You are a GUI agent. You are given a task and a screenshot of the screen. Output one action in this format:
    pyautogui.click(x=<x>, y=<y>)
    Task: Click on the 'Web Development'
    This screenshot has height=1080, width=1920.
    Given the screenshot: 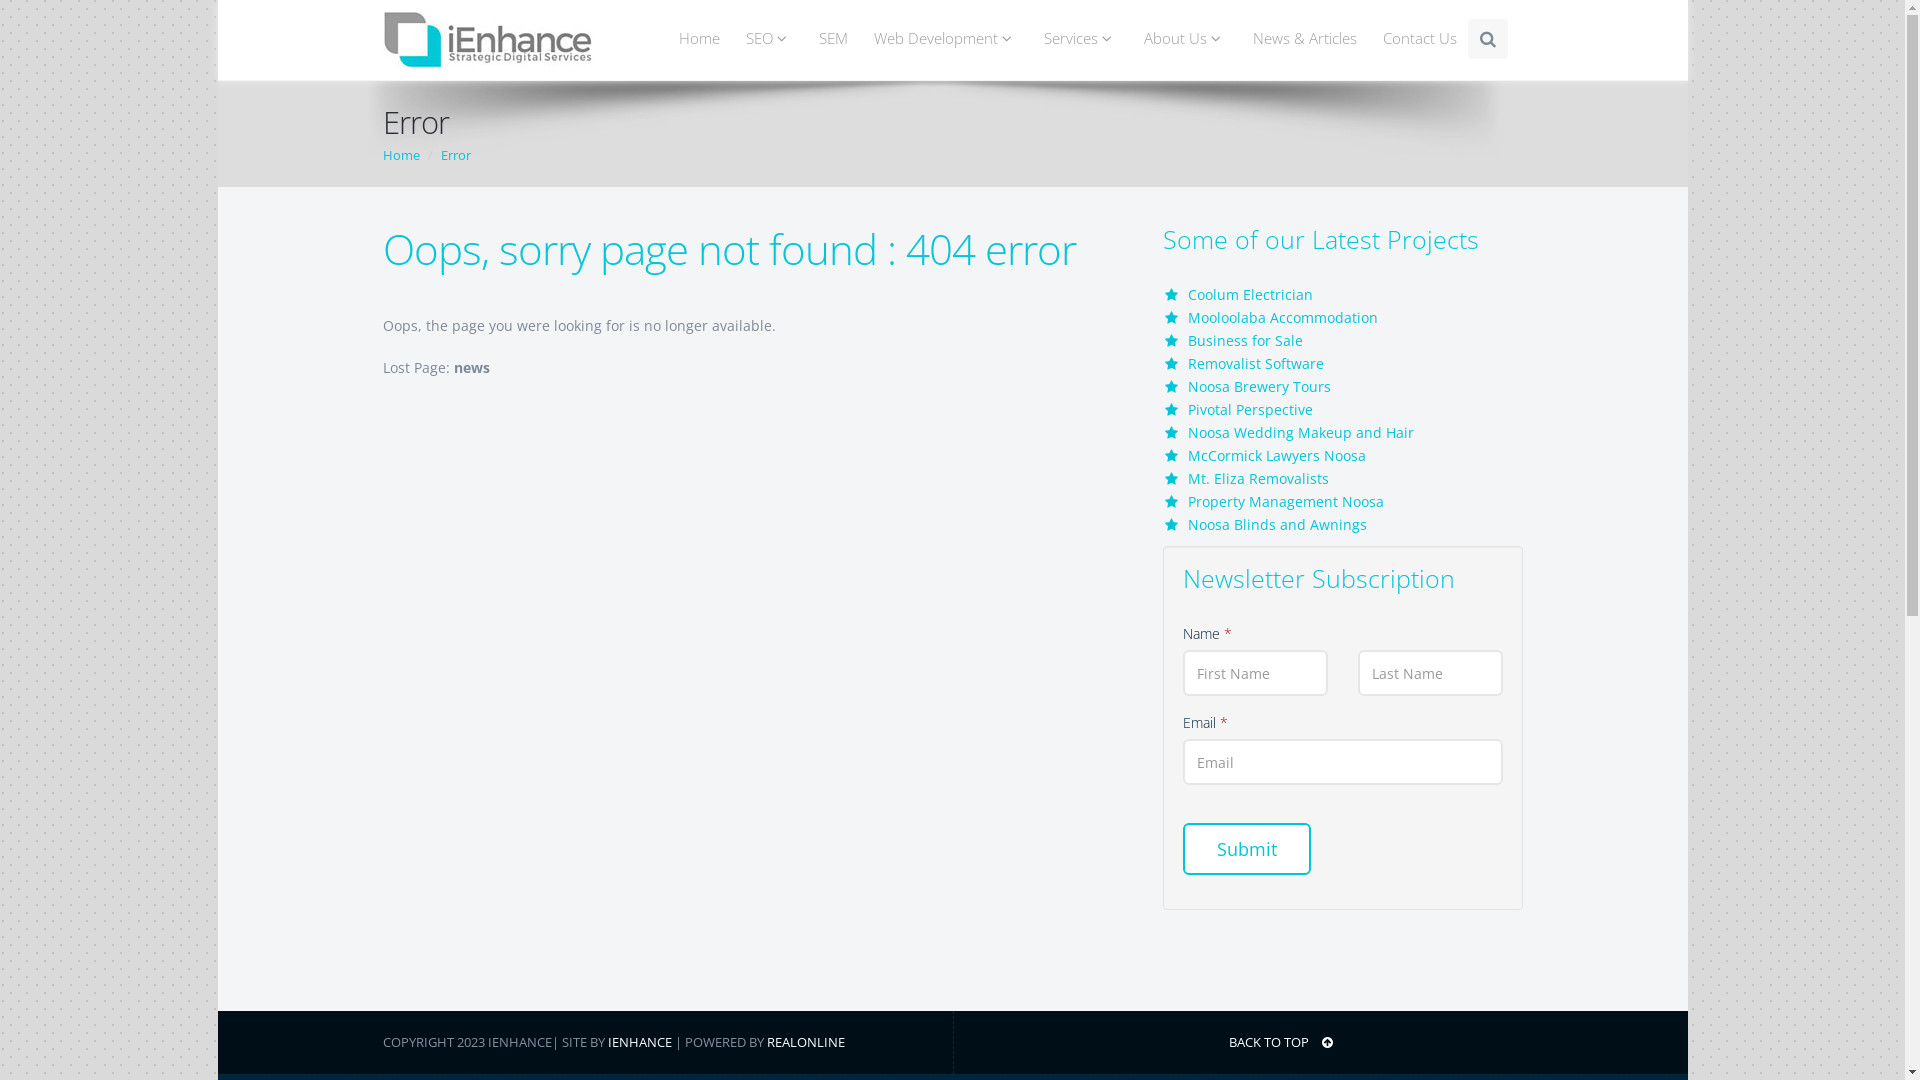 What is the action you would take?
    pyautogui.click(x=944, y=38)
    